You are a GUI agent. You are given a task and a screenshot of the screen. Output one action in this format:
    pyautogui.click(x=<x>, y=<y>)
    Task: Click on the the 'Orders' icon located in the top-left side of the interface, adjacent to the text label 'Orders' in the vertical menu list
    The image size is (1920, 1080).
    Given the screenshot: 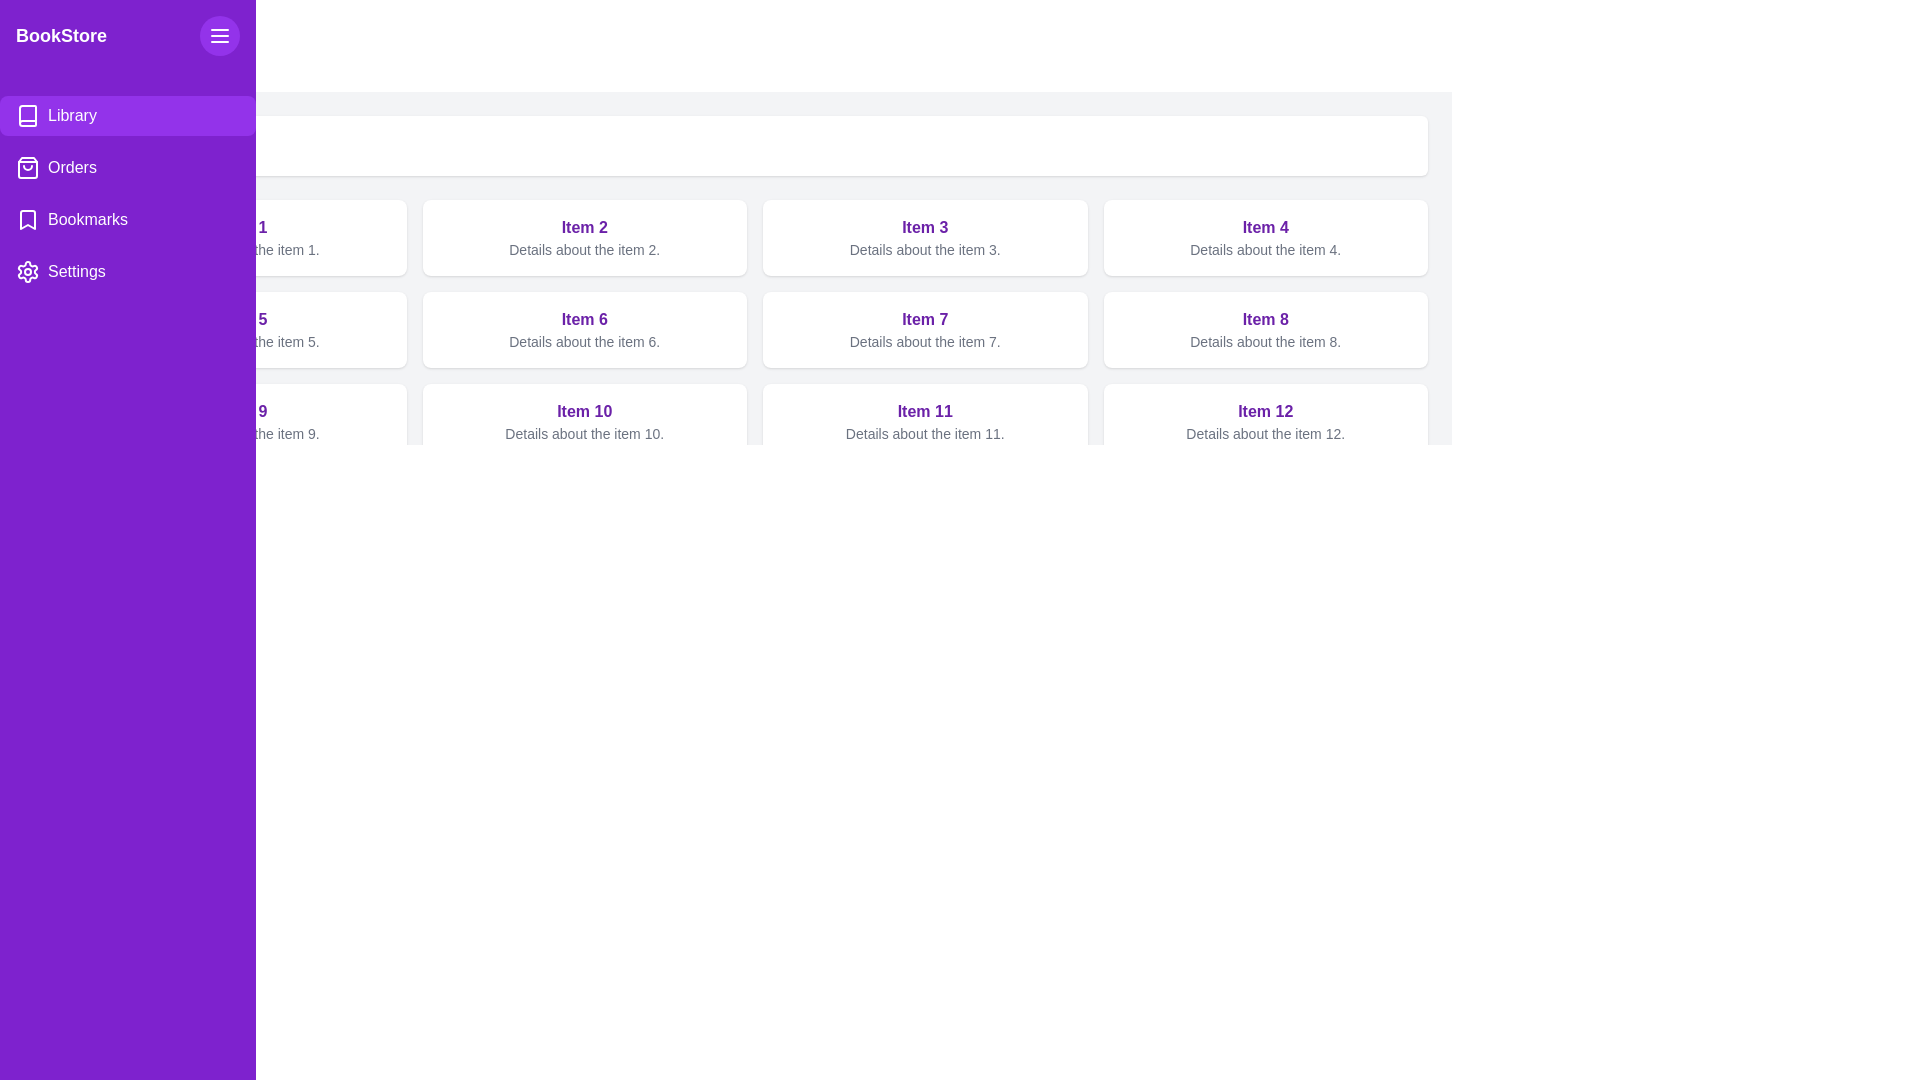 What is the action you would take?
    pyautogui.click(x=28, y=167)
    